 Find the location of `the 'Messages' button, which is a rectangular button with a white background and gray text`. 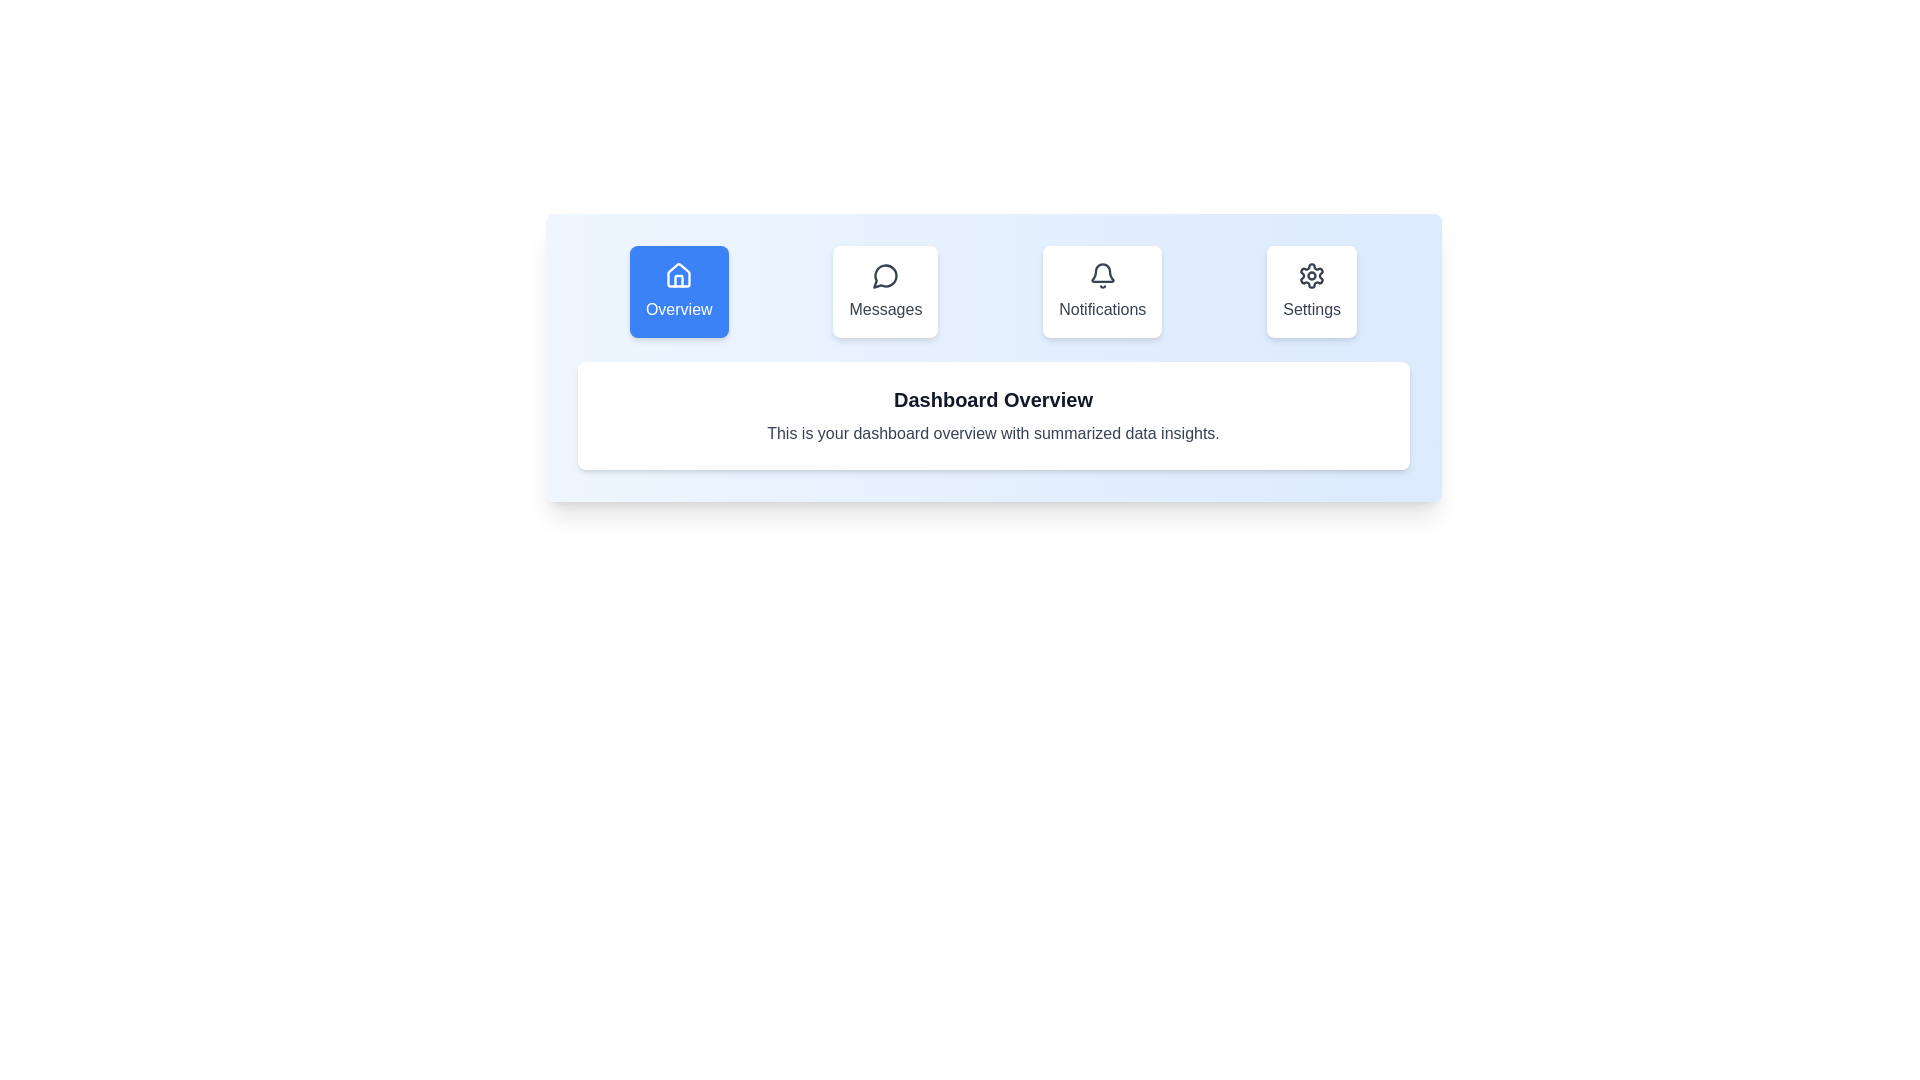

the 'Messages' button, which is a rectangular button with a white background and gray text is located at coordinates (884, 292).